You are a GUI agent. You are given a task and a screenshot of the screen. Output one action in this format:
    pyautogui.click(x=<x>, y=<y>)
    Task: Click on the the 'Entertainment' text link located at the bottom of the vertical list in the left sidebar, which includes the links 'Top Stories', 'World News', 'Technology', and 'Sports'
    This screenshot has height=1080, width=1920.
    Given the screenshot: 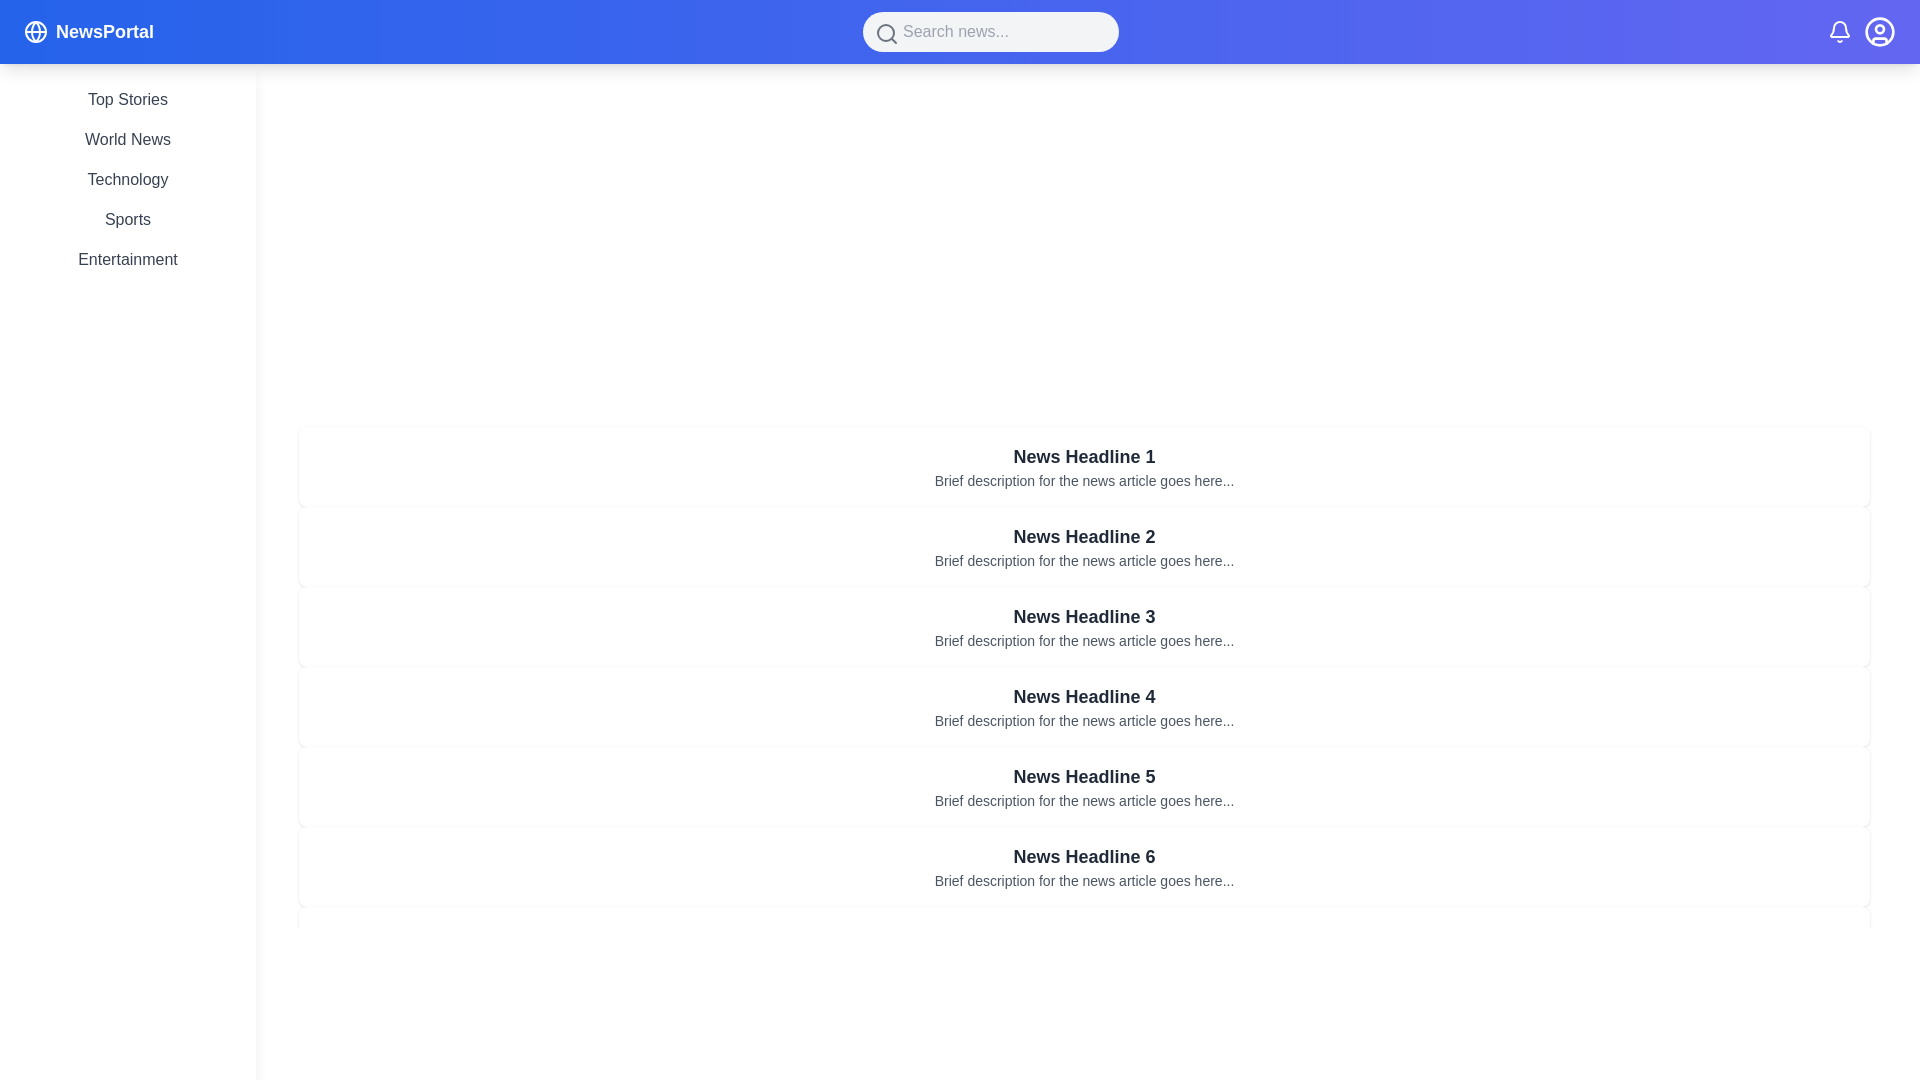 What is the action you would take?
    pyautogui.click(x=127, y=258)
    